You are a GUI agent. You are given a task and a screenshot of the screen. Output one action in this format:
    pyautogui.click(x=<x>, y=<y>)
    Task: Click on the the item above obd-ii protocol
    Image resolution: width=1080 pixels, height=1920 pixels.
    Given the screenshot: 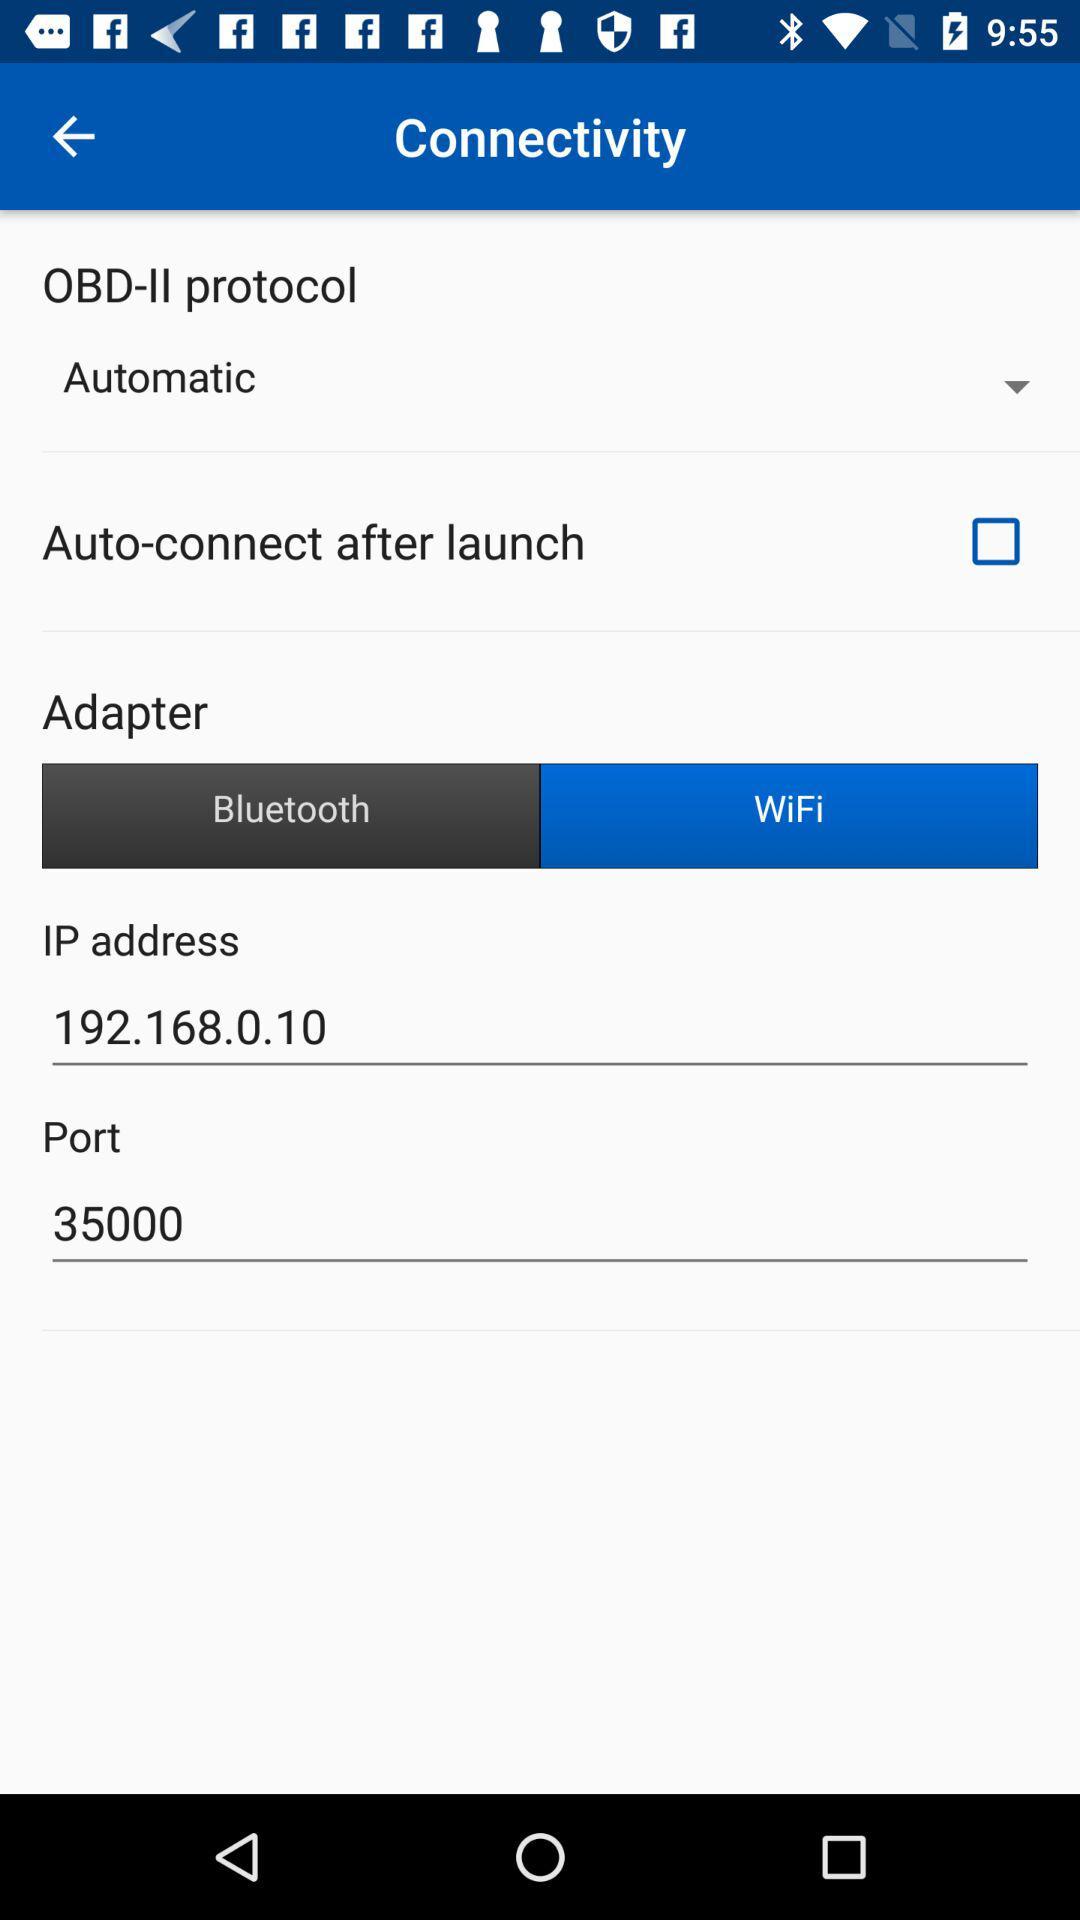 What is the action you would take?
    pyautogui.click(x=72, y=135)
    